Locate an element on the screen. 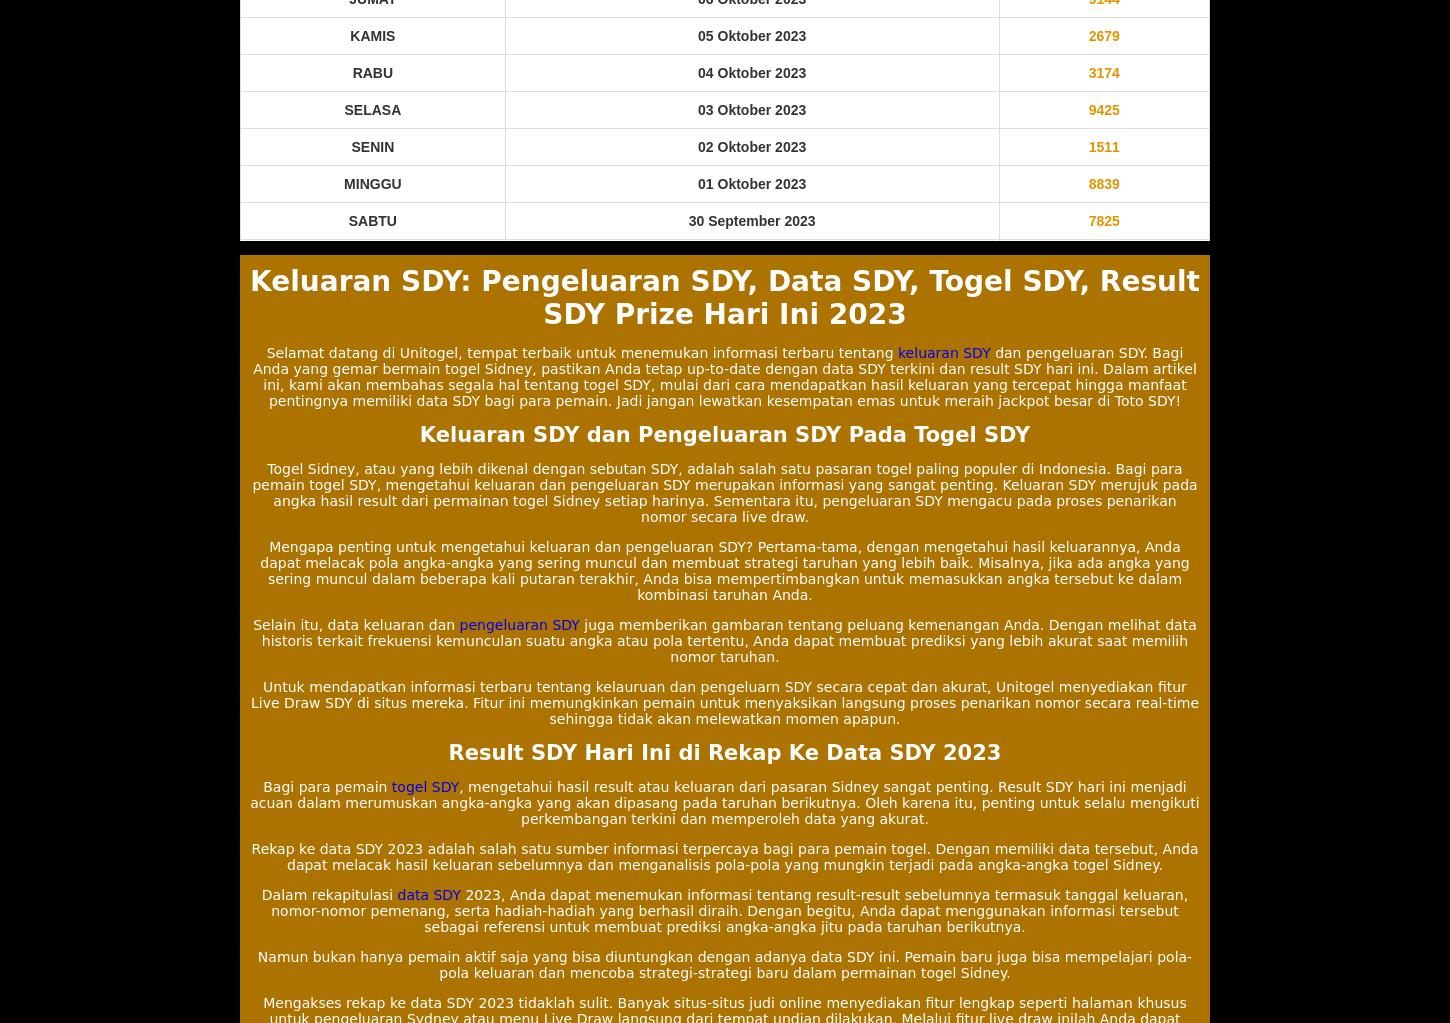  'Rekap ke data SDY 2023 adalah salah satu sumber informasi terpercaya bagi para pemain togel. Dengan memiliki data tersebut, Anda dapat melacak hasil keluaran sebelumnya dan menganalisis pola-pola yang mungkin terjadi pada angka-angka togel Sidney.' is located at coordinates (250, 855).